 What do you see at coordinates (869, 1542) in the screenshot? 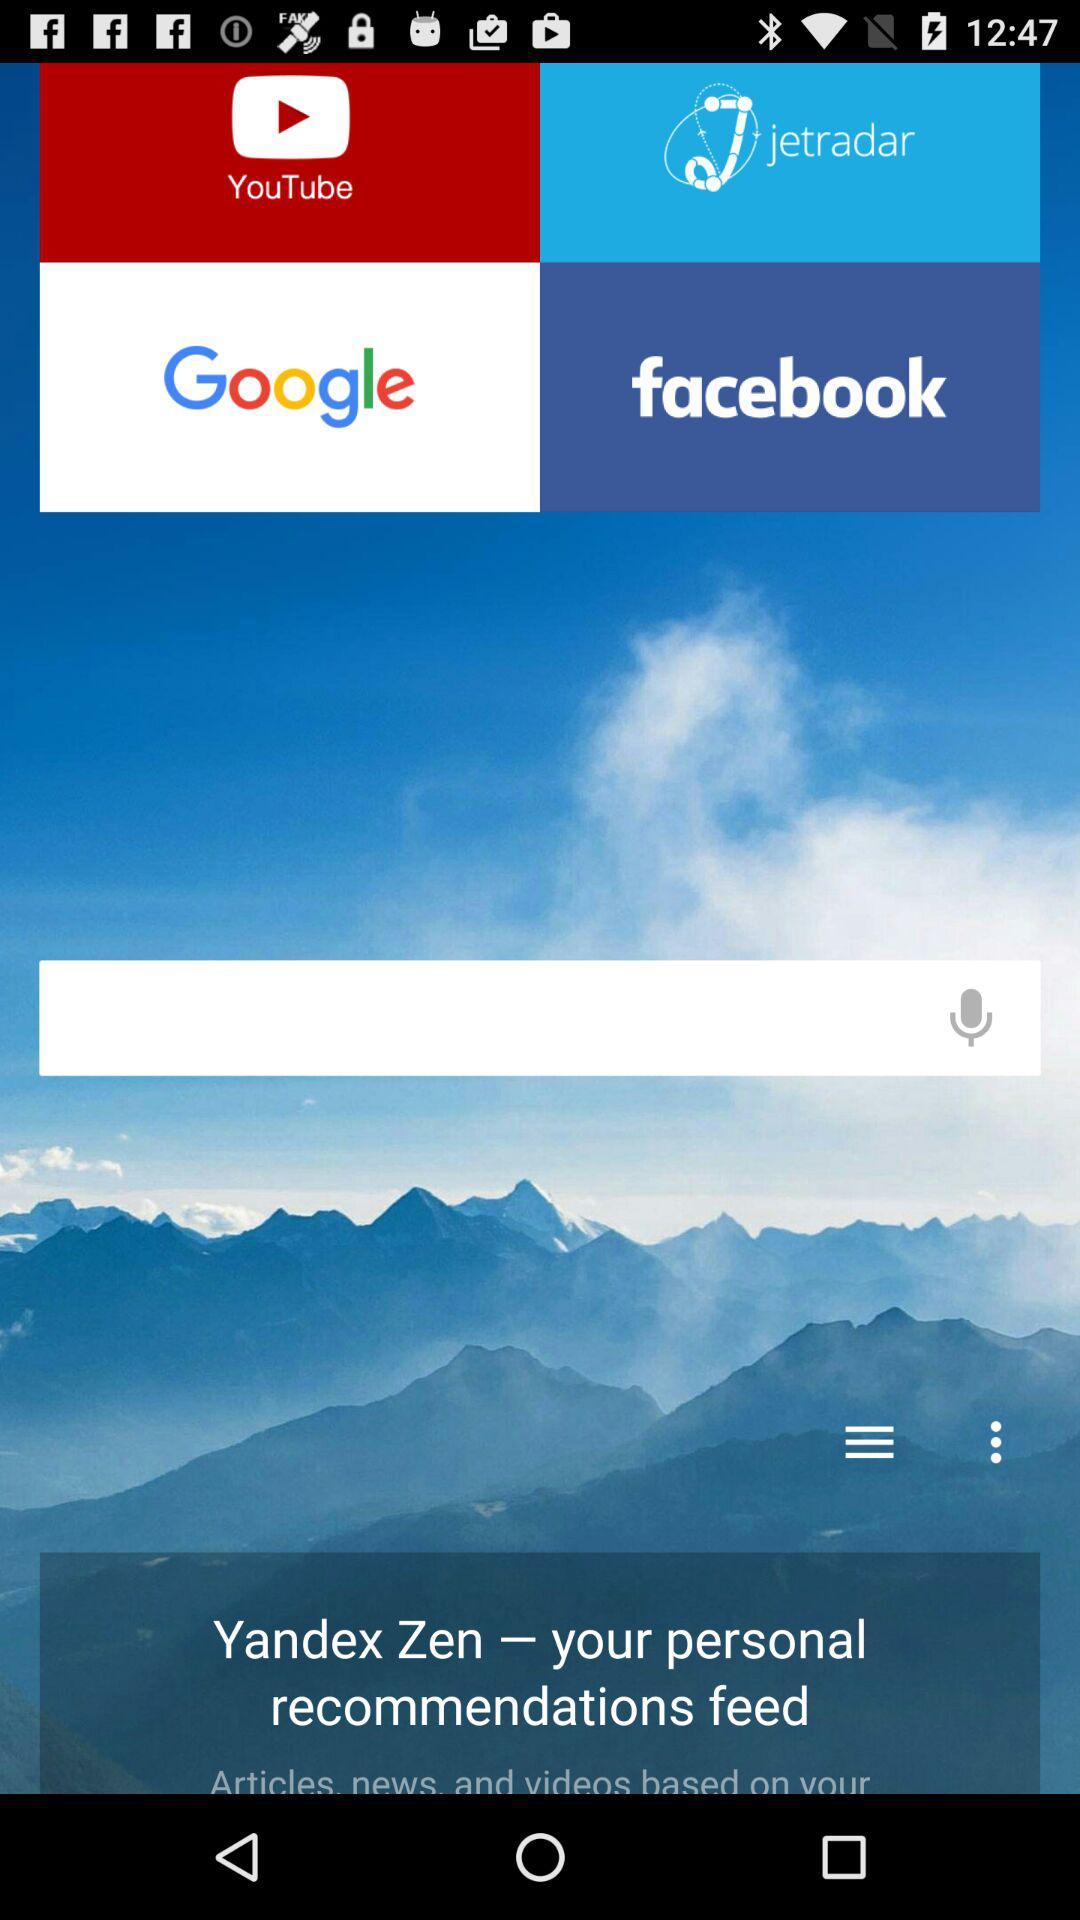
I see `the menu icon` at bounding box center [869, 1542].